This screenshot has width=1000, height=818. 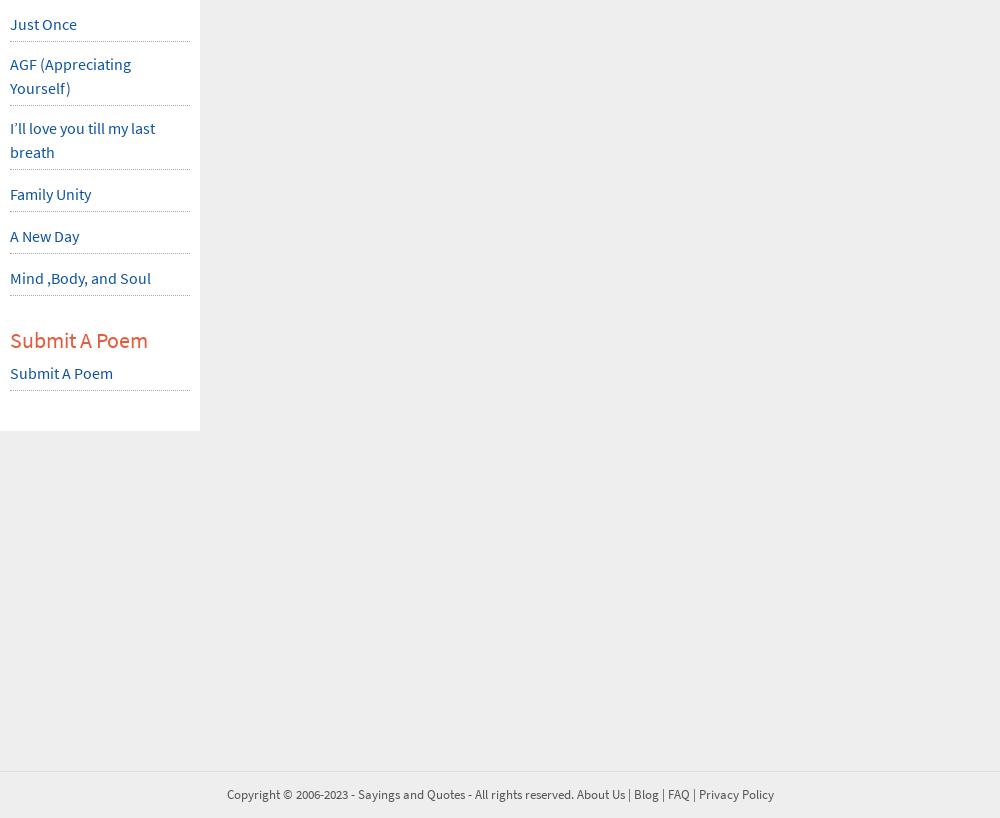 I want to click on 'FAQ', so click(x=678, y=794).